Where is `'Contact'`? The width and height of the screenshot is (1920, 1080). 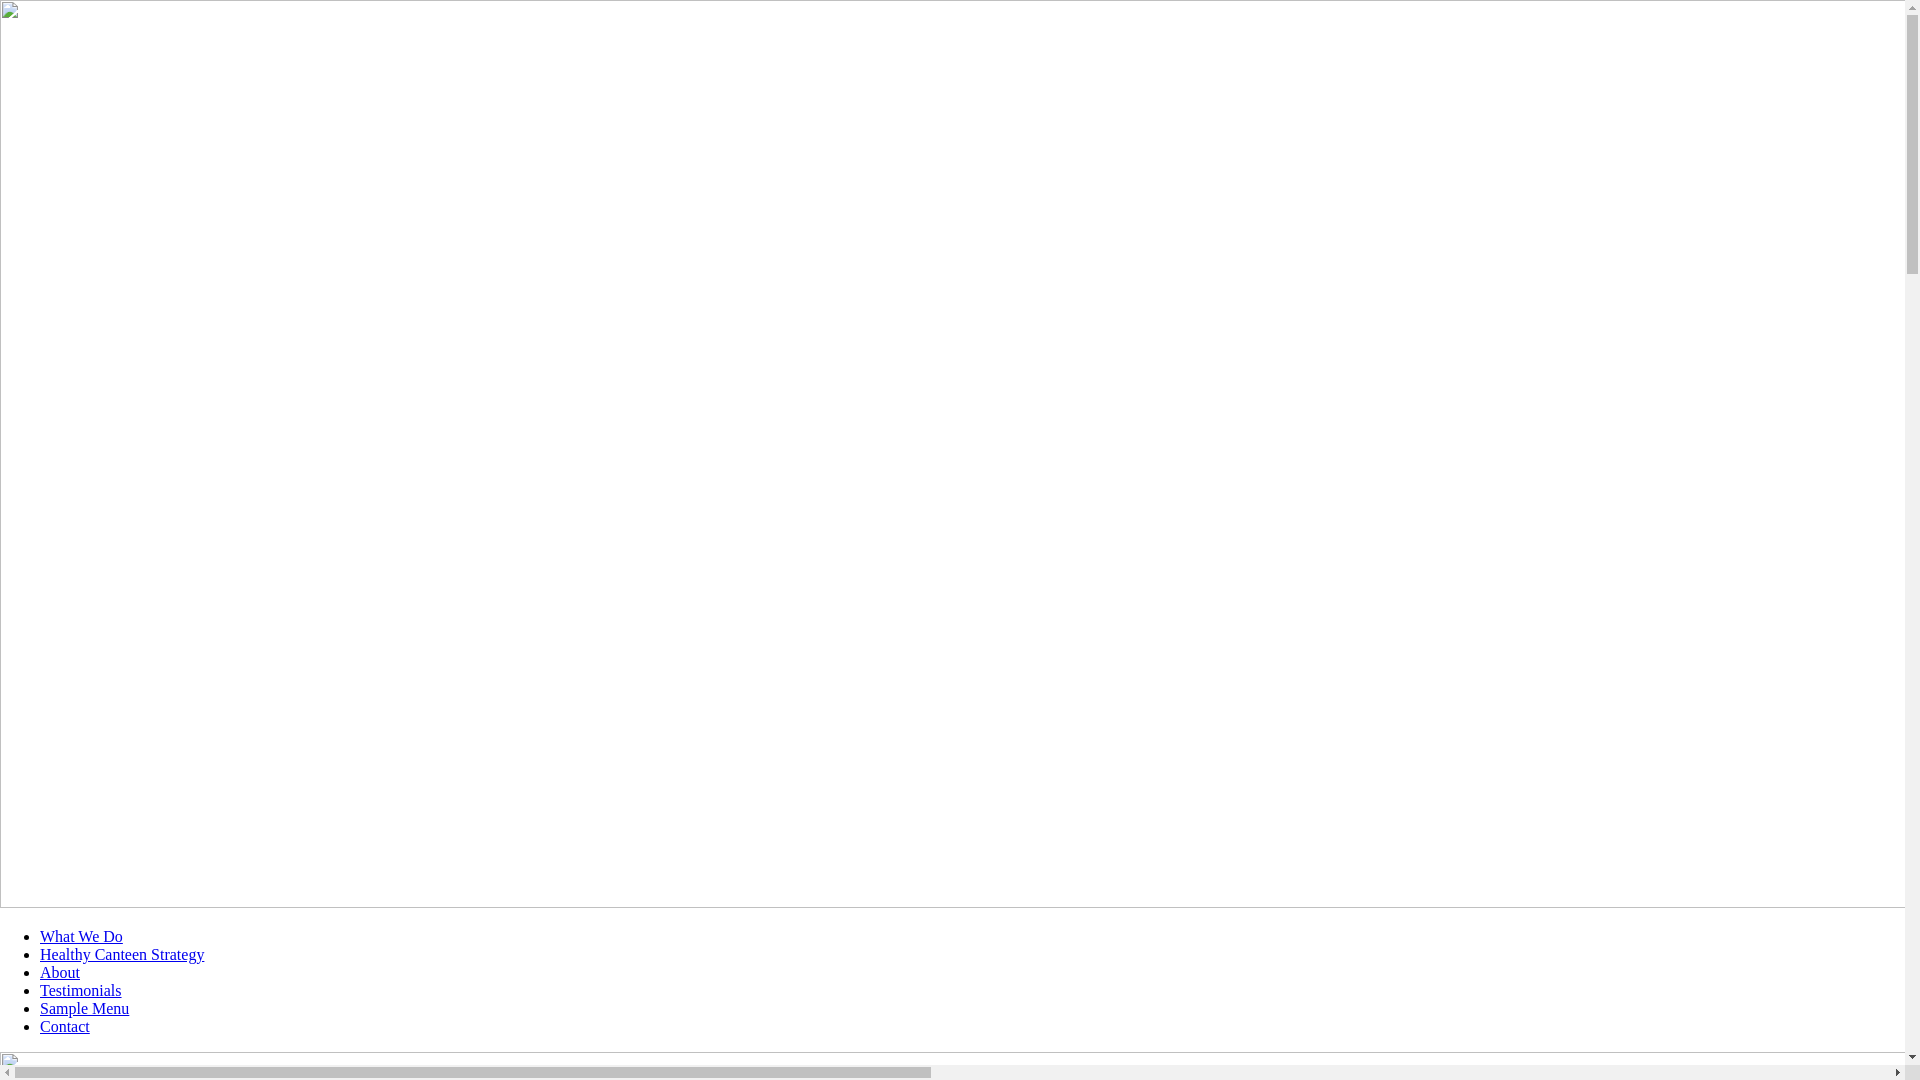 'Contact' is located at coordinates (65, 1026).